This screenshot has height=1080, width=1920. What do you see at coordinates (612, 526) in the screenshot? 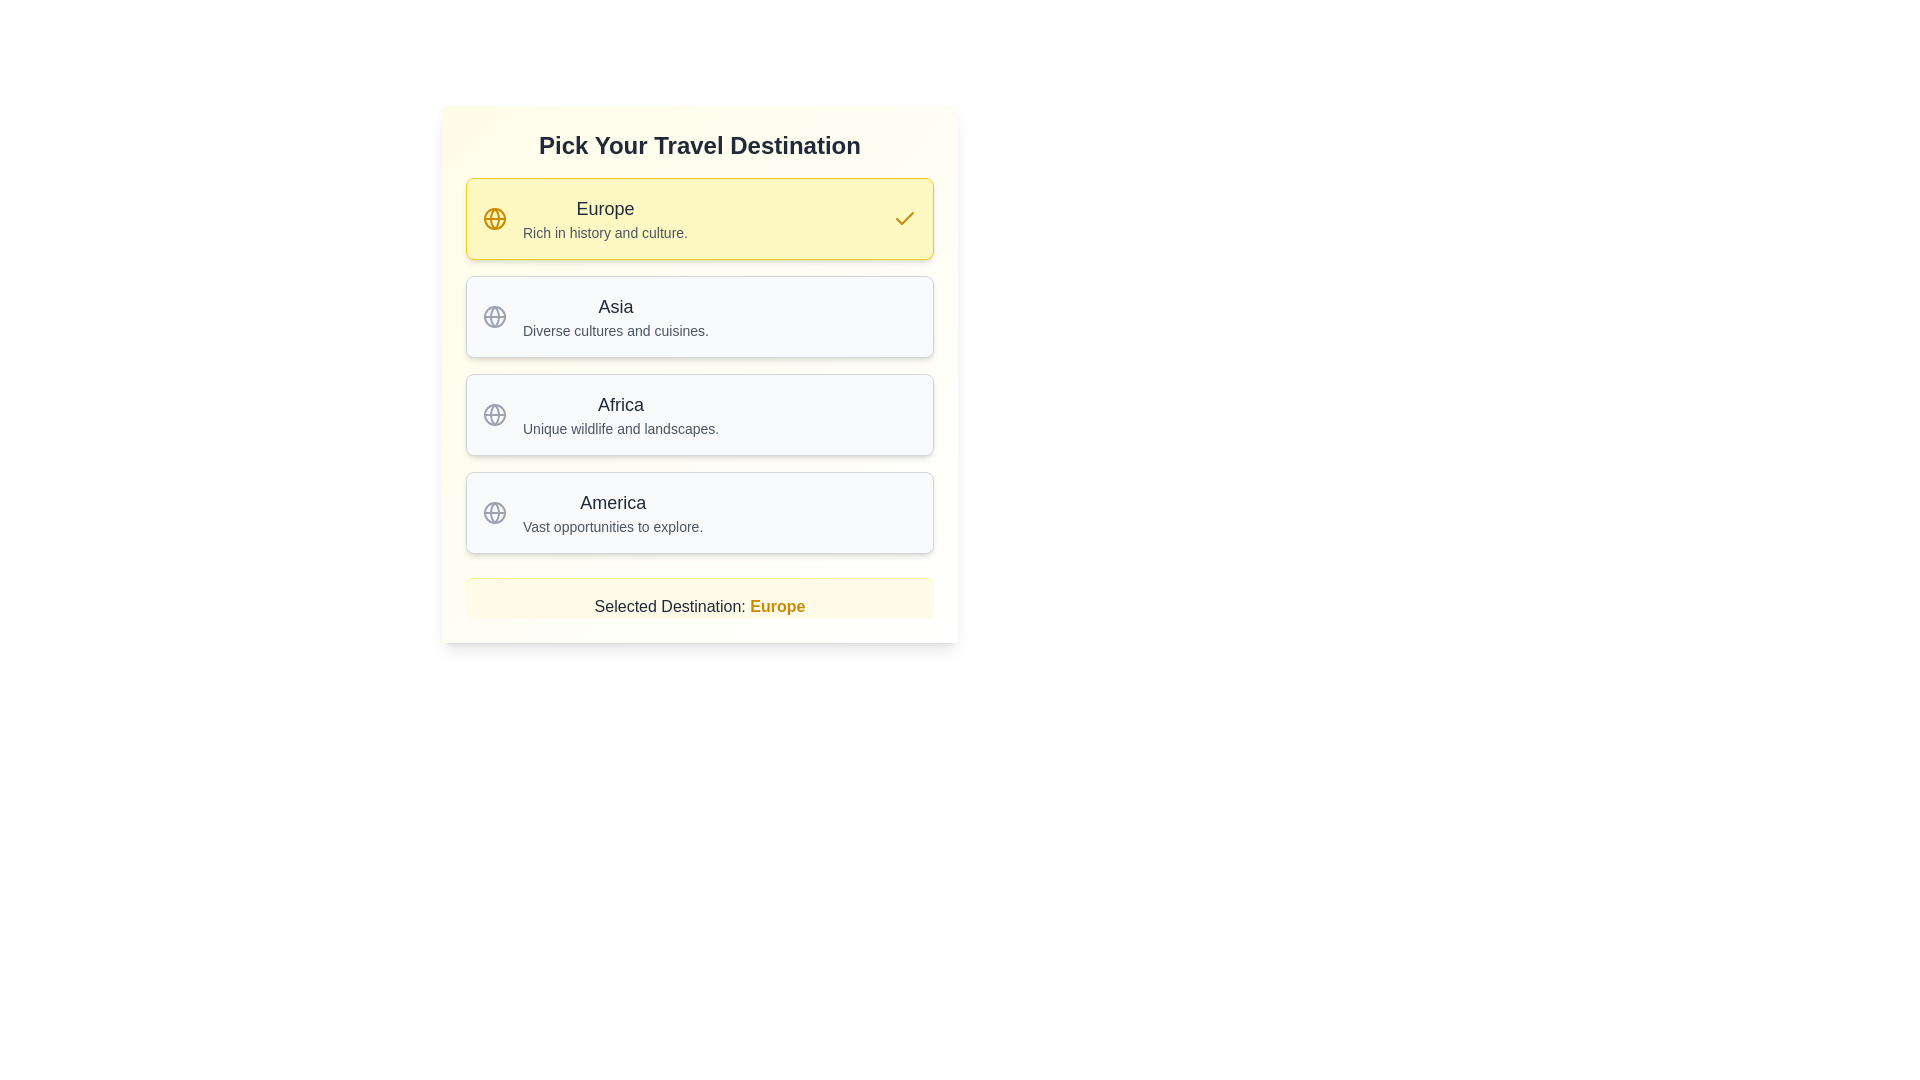
I see `the text label displaying 'Vast opportunities` at bounding box center [612, 526].